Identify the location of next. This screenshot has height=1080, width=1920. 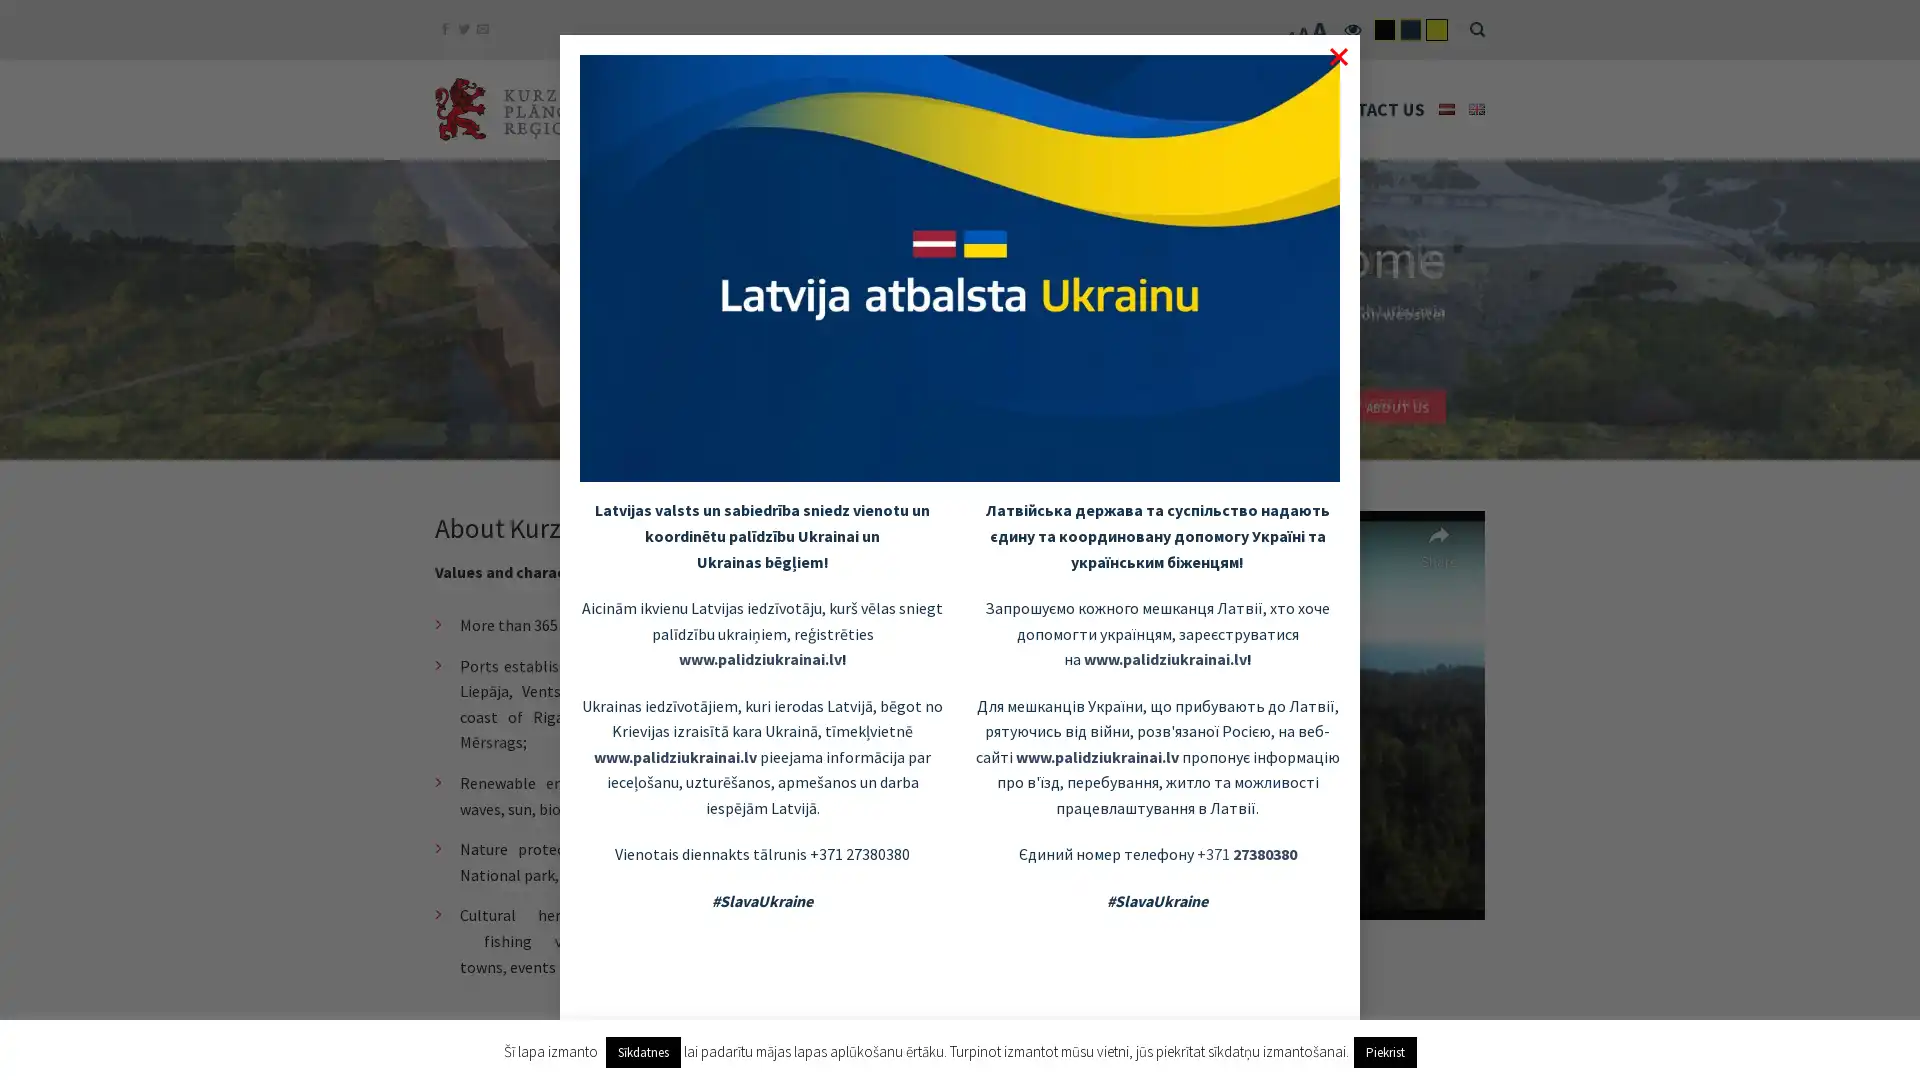
(1855, 308).